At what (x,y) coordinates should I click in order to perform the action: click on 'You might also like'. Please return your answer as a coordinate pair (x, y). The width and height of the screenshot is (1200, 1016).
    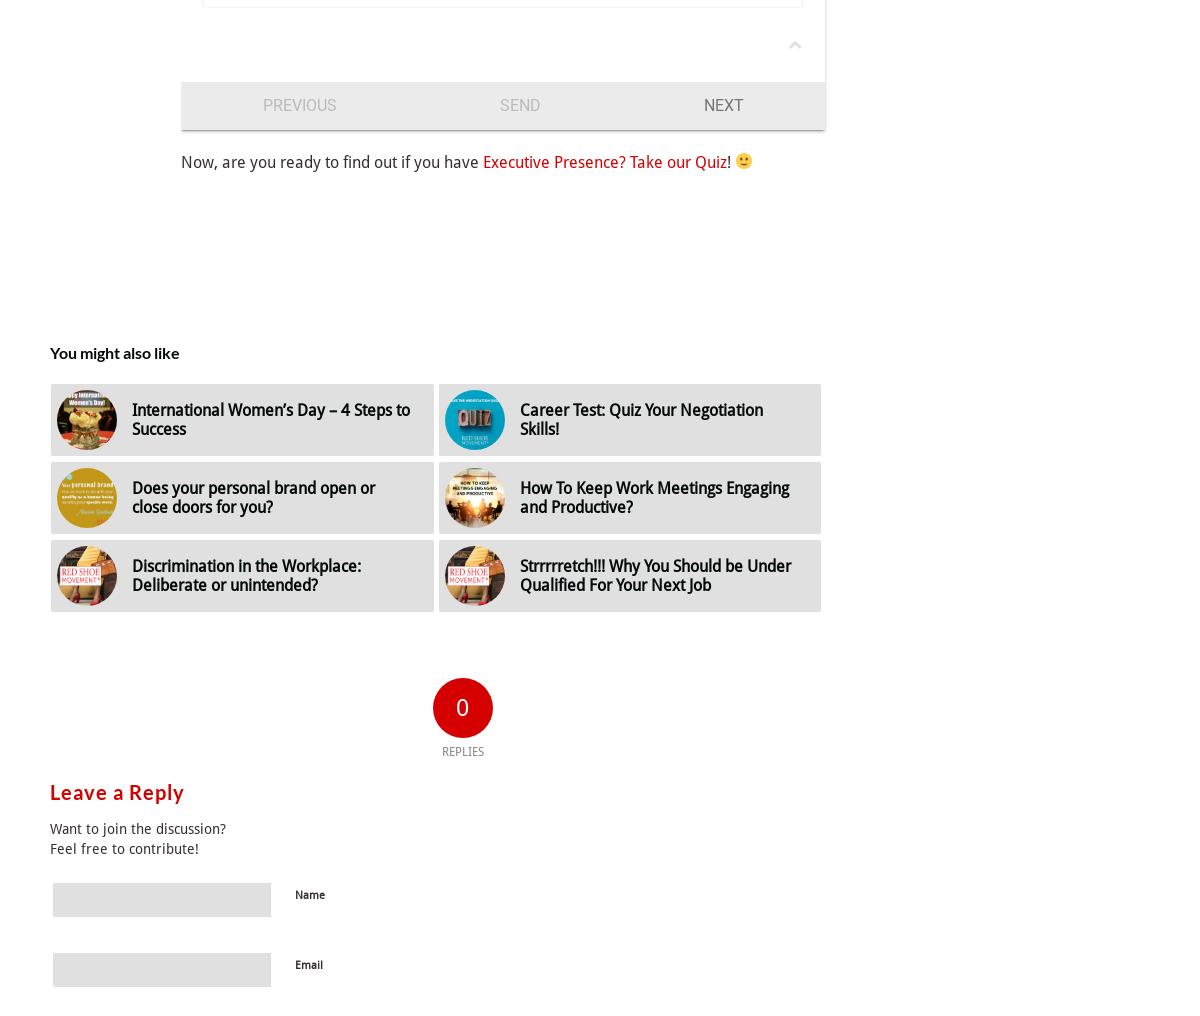
    Looking at the image, I should click on (114, 351).